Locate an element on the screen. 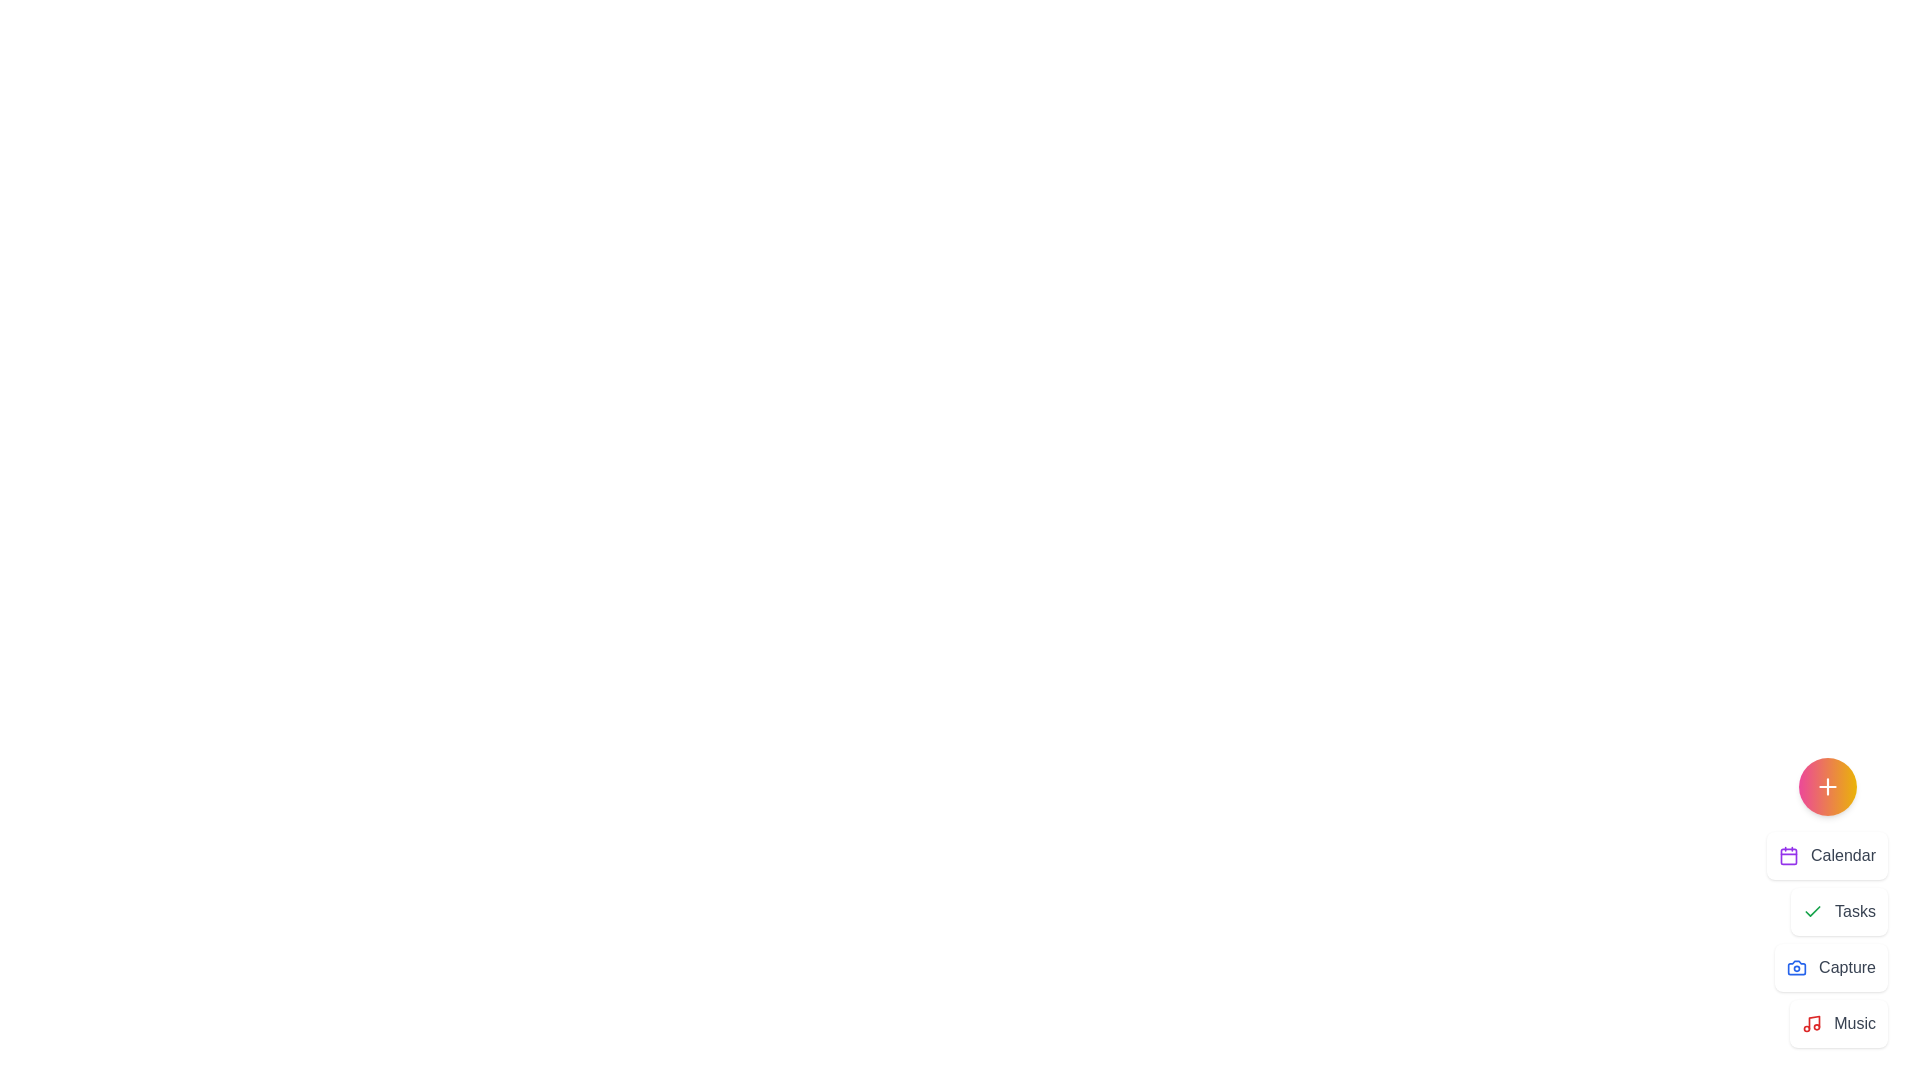 The width and height of the screenshot is (1920, 1080). the menu item Calendar to trigger its associated action is located at coordinates (1827, 855).